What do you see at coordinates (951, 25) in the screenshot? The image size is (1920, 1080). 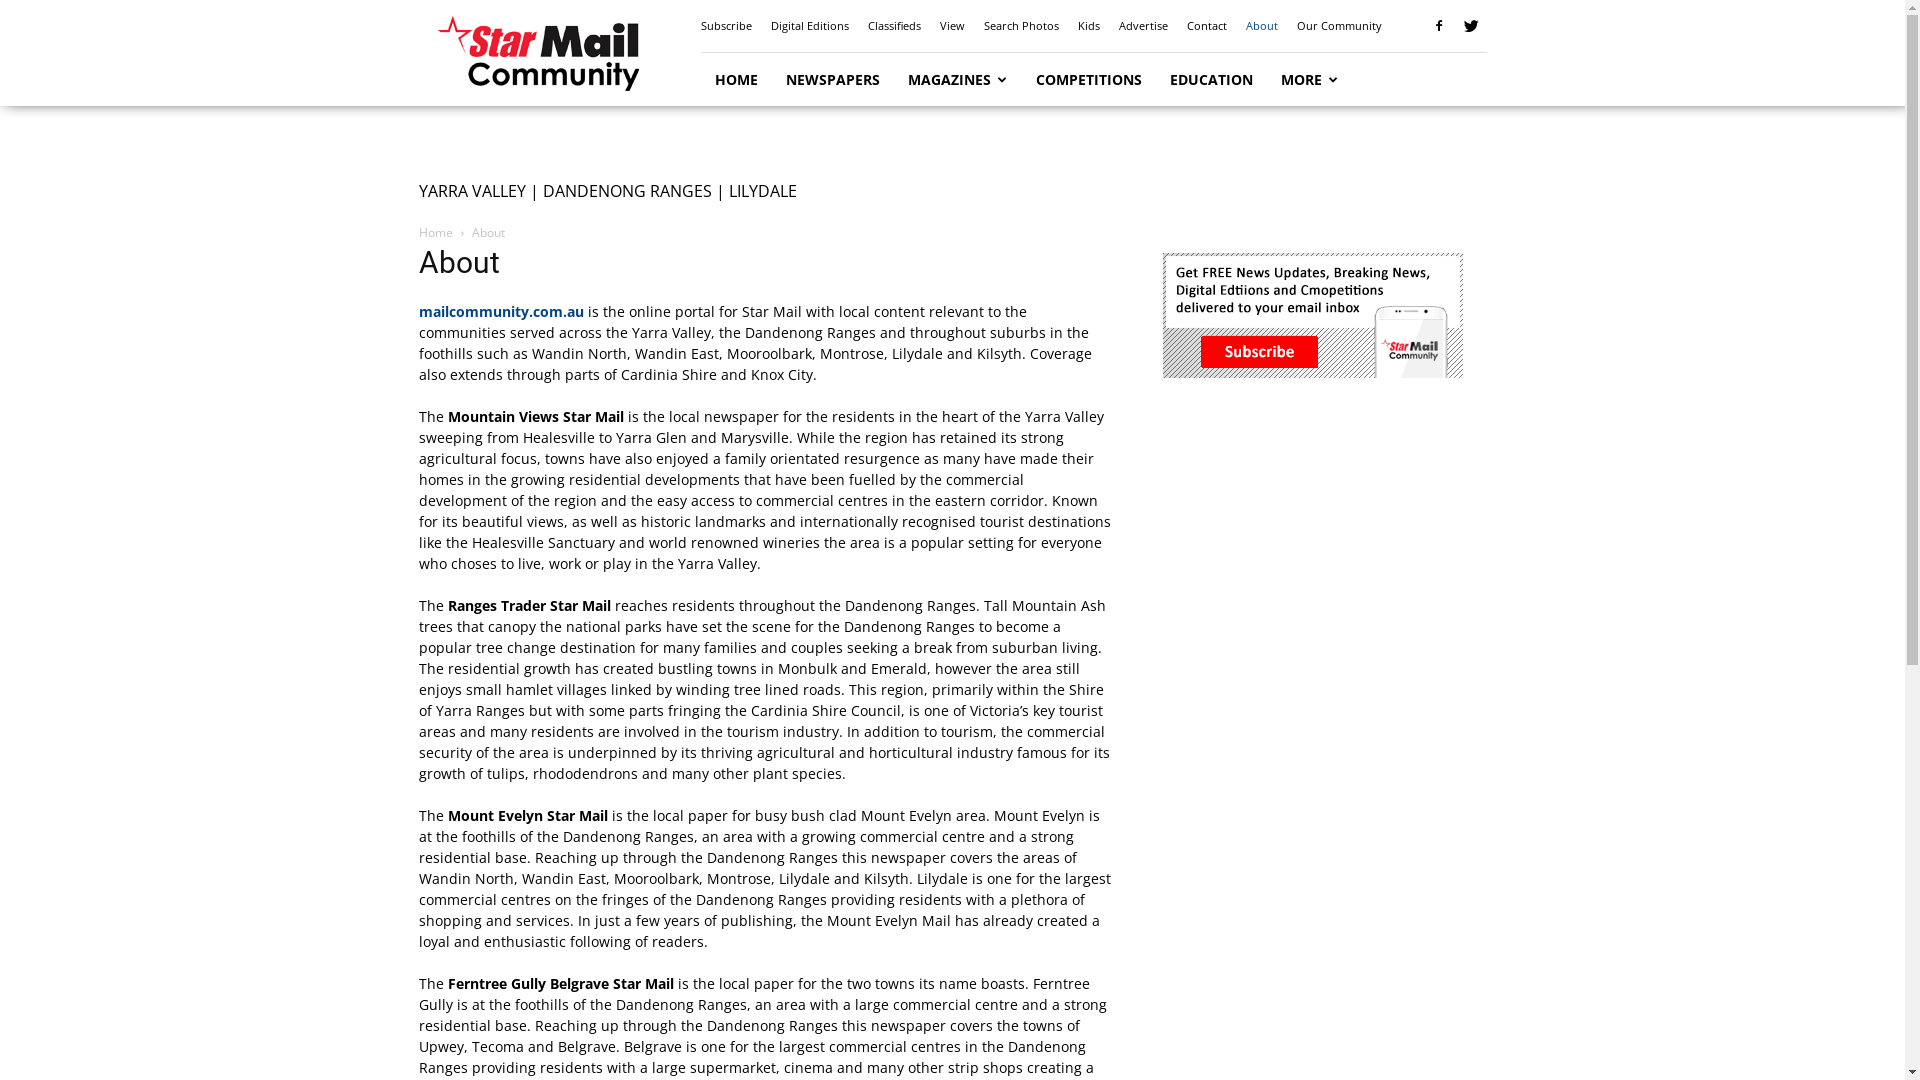 I see `'View'` at bounding box center [951, 25].